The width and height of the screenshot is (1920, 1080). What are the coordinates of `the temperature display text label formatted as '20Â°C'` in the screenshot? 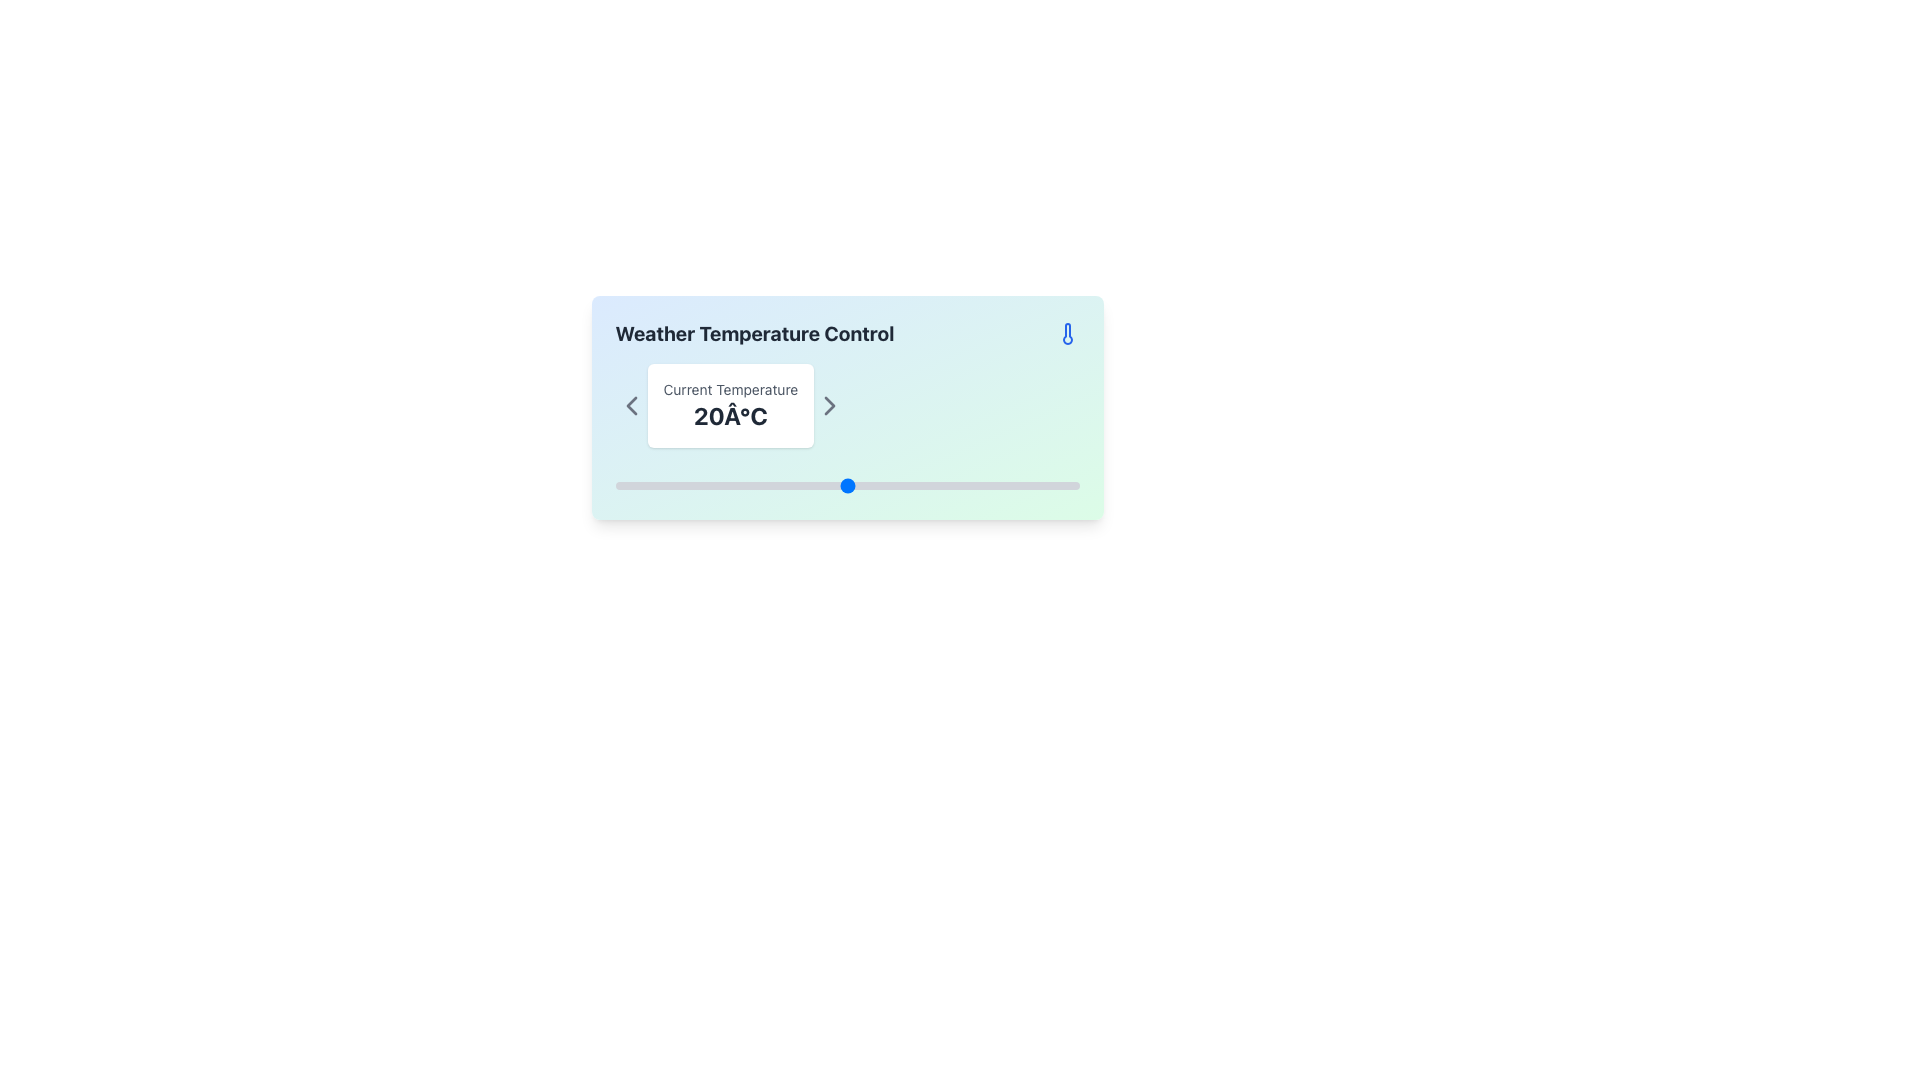 It's located at (729, 415).